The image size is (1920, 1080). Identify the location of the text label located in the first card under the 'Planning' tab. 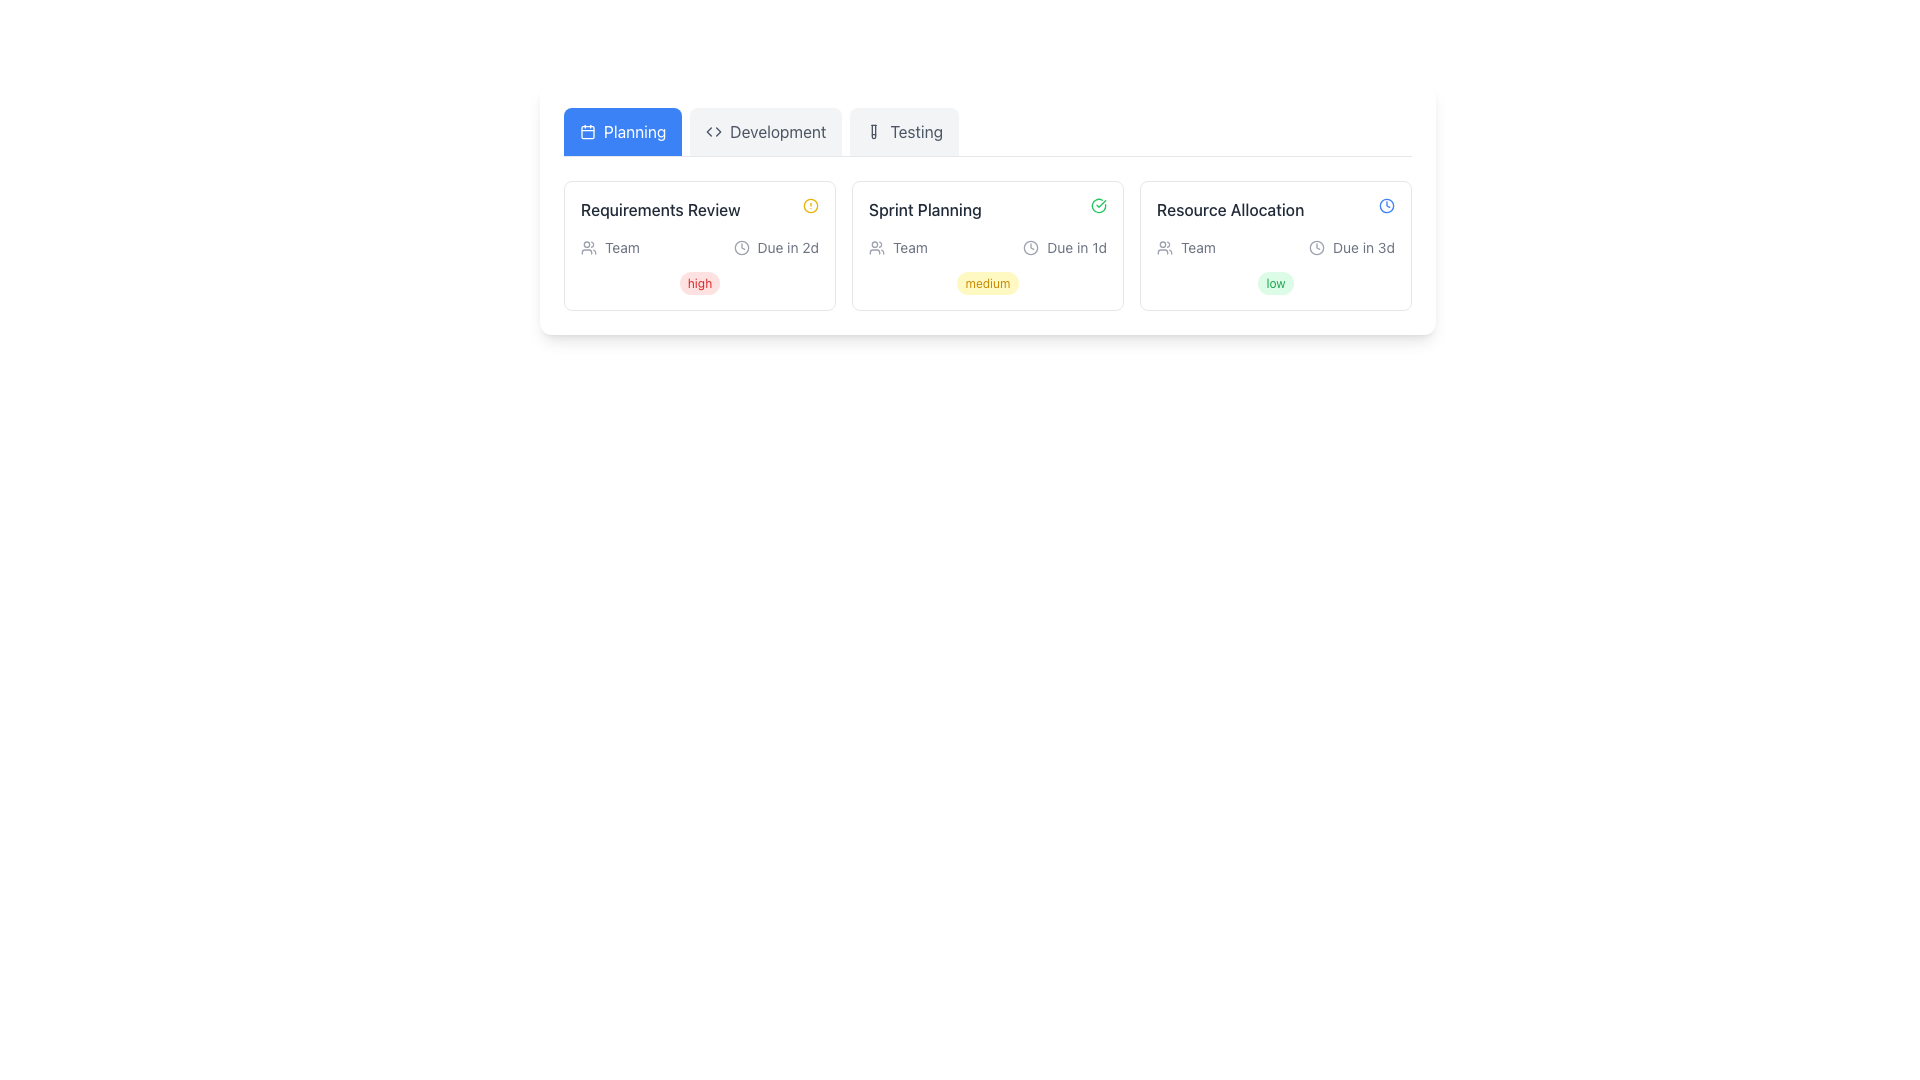
(660, 209).